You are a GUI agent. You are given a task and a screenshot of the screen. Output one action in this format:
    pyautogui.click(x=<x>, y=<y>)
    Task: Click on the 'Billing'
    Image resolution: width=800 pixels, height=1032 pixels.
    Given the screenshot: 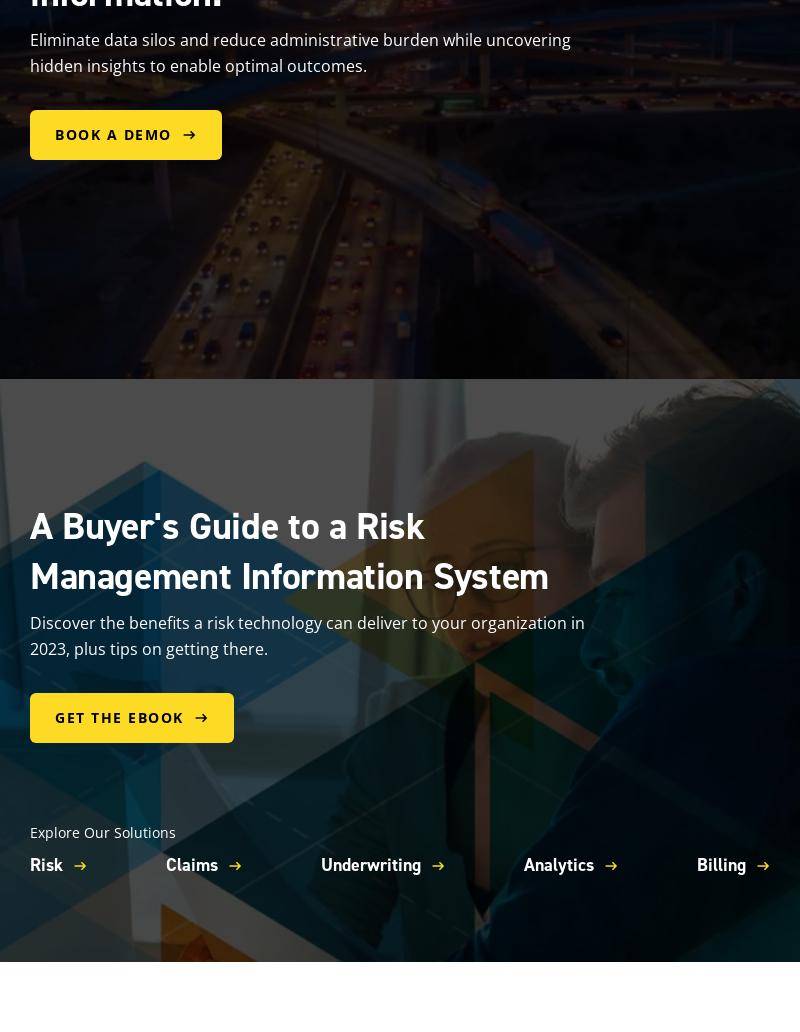 What is the action you would take?
    pyautogui.click(x=696, y=865)
    